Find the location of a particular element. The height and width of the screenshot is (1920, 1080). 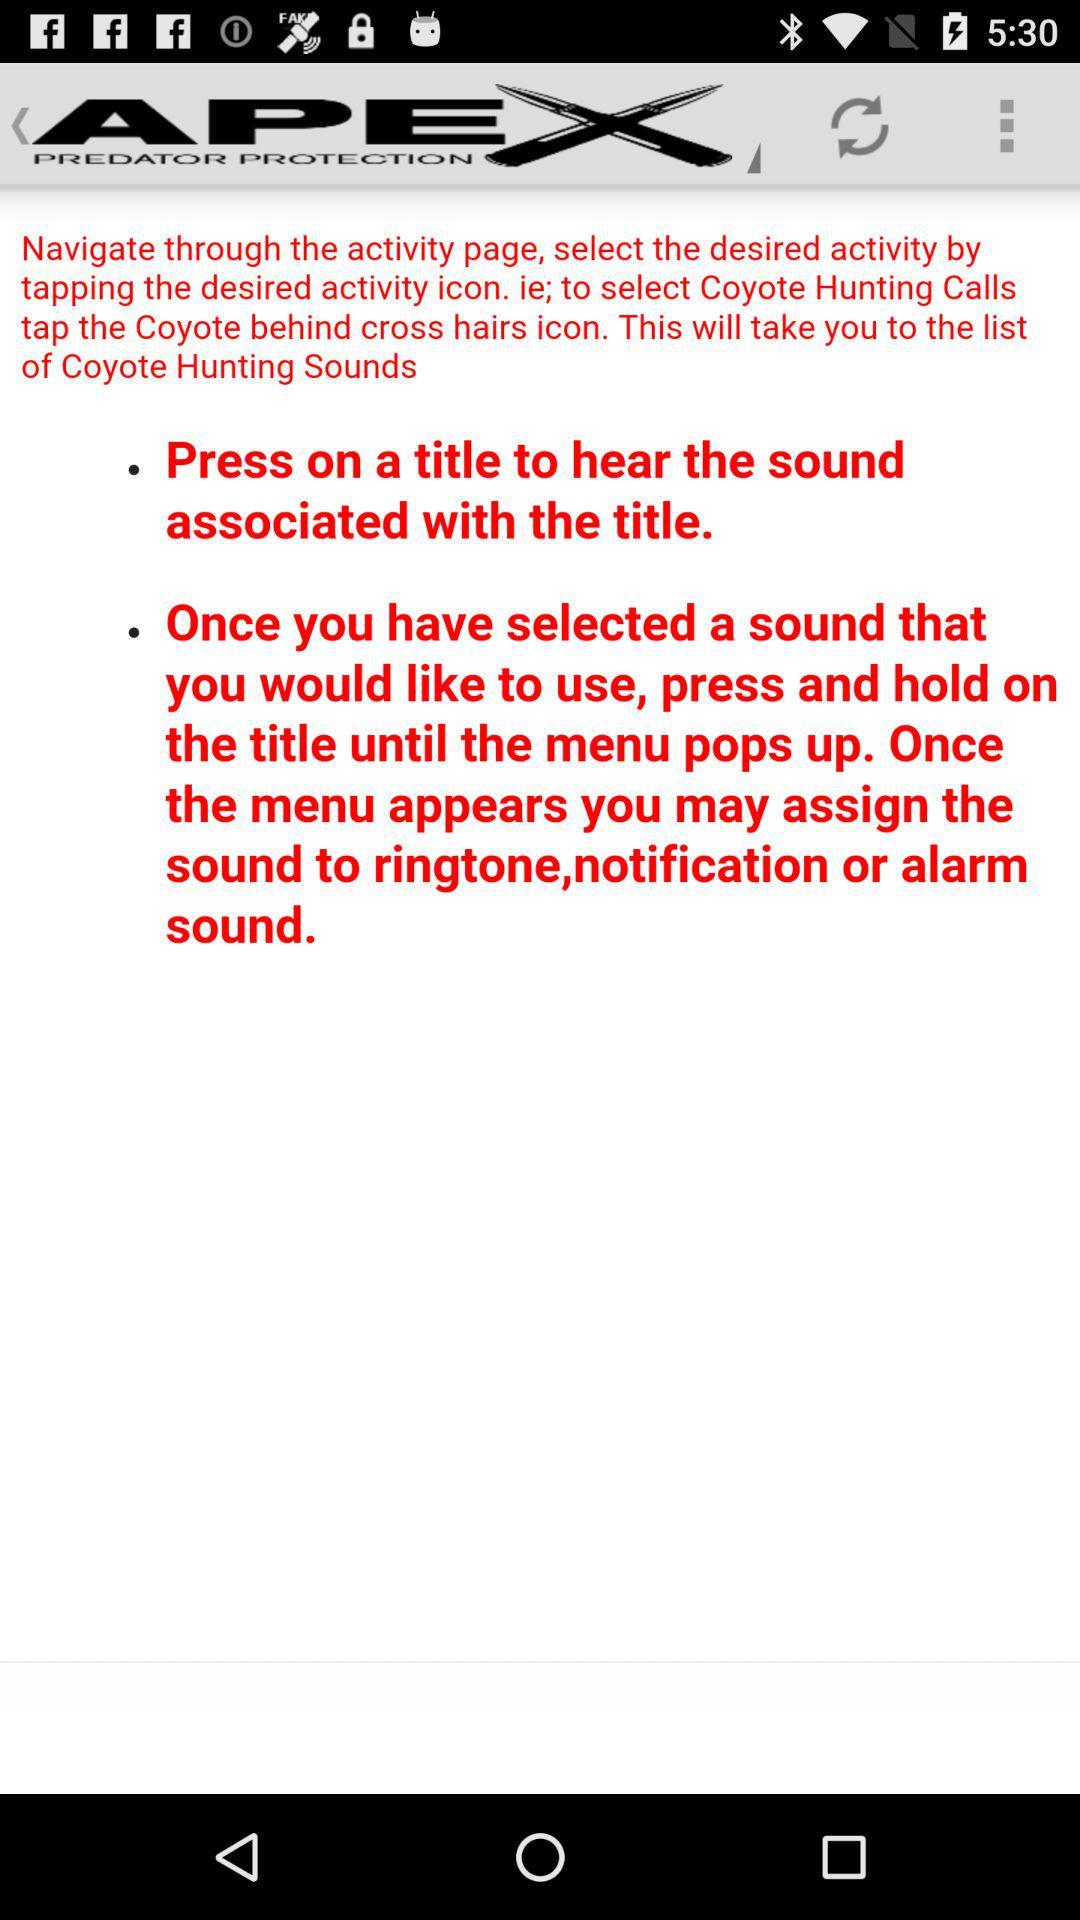

read all is located at coordinates (540, 924).